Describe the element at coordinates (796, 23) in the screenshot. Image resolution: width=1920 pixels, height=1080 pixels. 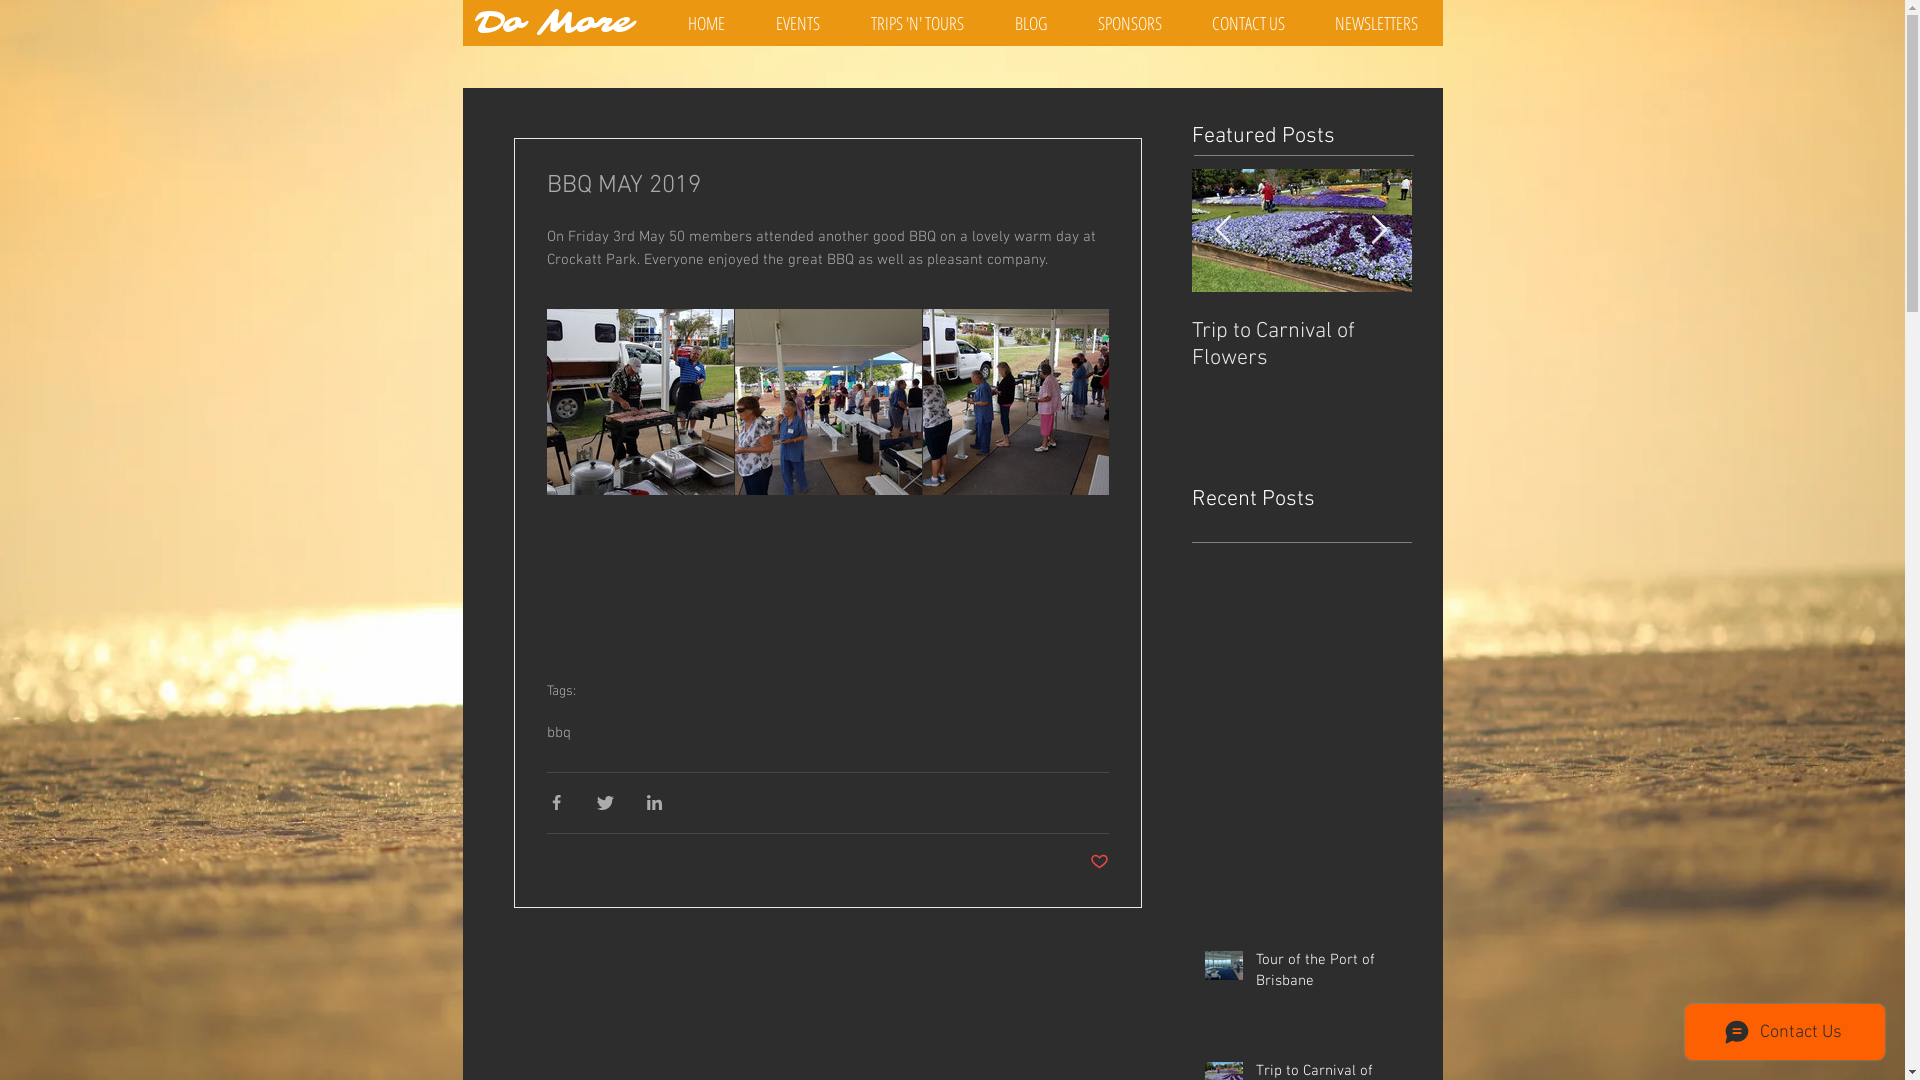
I see `'EVENTS'` at that location.